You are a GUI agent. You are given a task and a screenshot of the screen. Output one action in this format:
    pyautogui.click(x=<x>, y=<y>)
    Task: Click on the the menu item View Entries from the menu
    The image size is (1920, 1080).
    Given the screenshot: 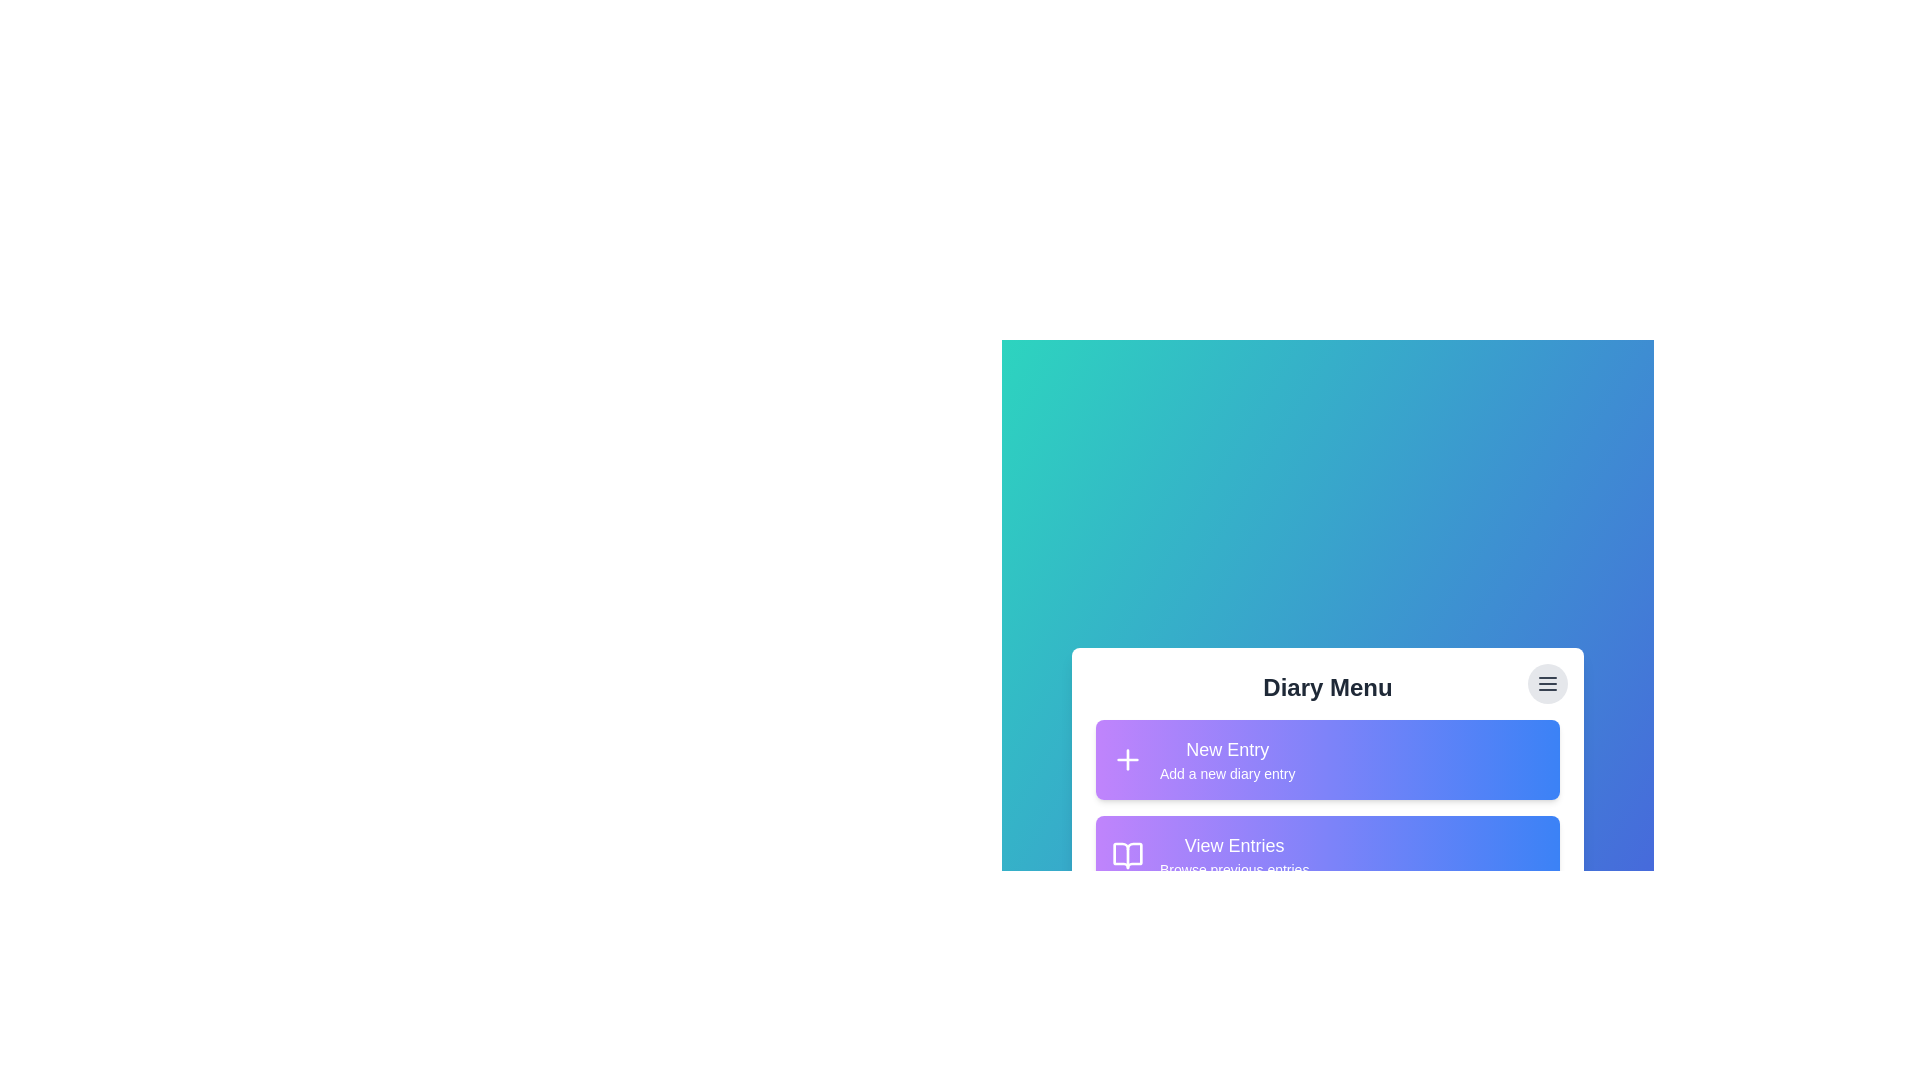 What is the action you would take?
    pyautogui.click(x=1328, y=855)
    